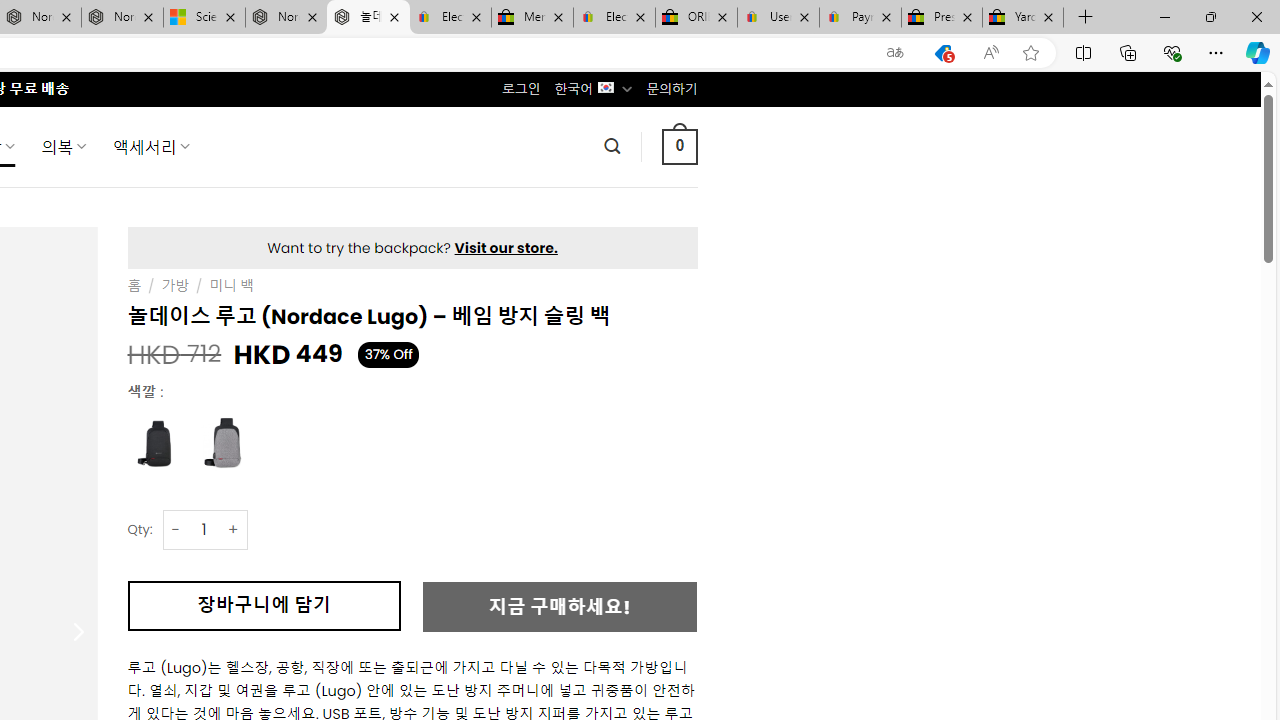 The height and width of the screenshot is (720, 1280). Describe the element at coordinates (679, 145) in the screenshot. I see `' 0 '` at that location.